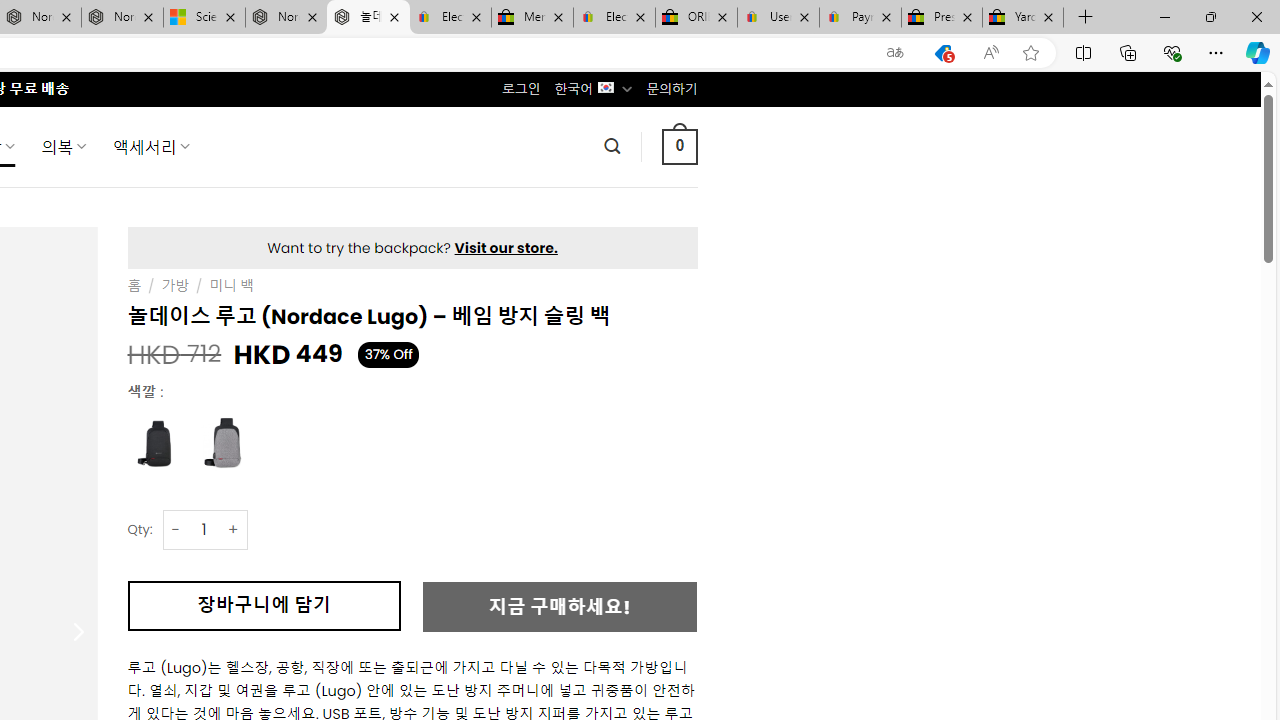 The height and width of the screenshot is (720, 1280). Describe the element at coordinates (679, 145) in the screenshot. I see `' 0 '` at that location.